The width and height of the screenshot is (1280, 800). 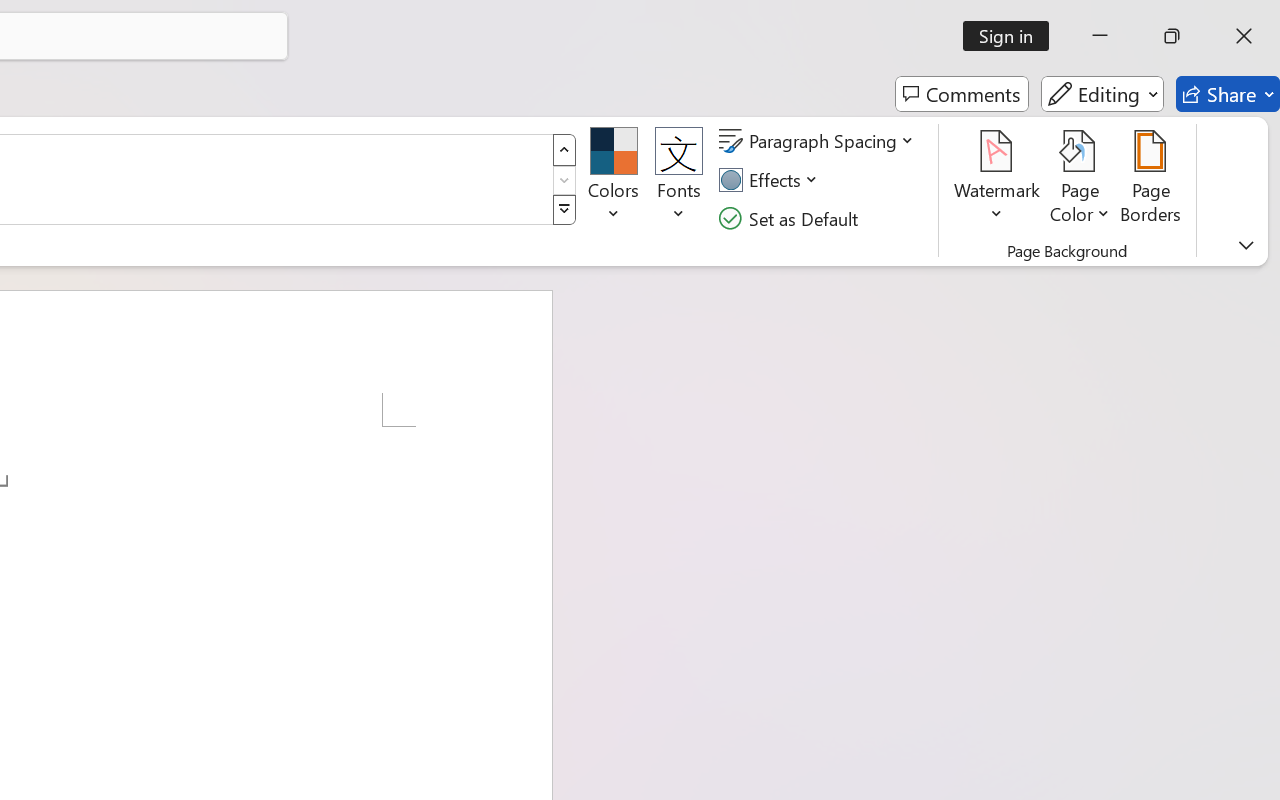 What do you see at coordinates (770, 179) in the screenshot?
I see `'Effects'` at bounding box center [770, 179].